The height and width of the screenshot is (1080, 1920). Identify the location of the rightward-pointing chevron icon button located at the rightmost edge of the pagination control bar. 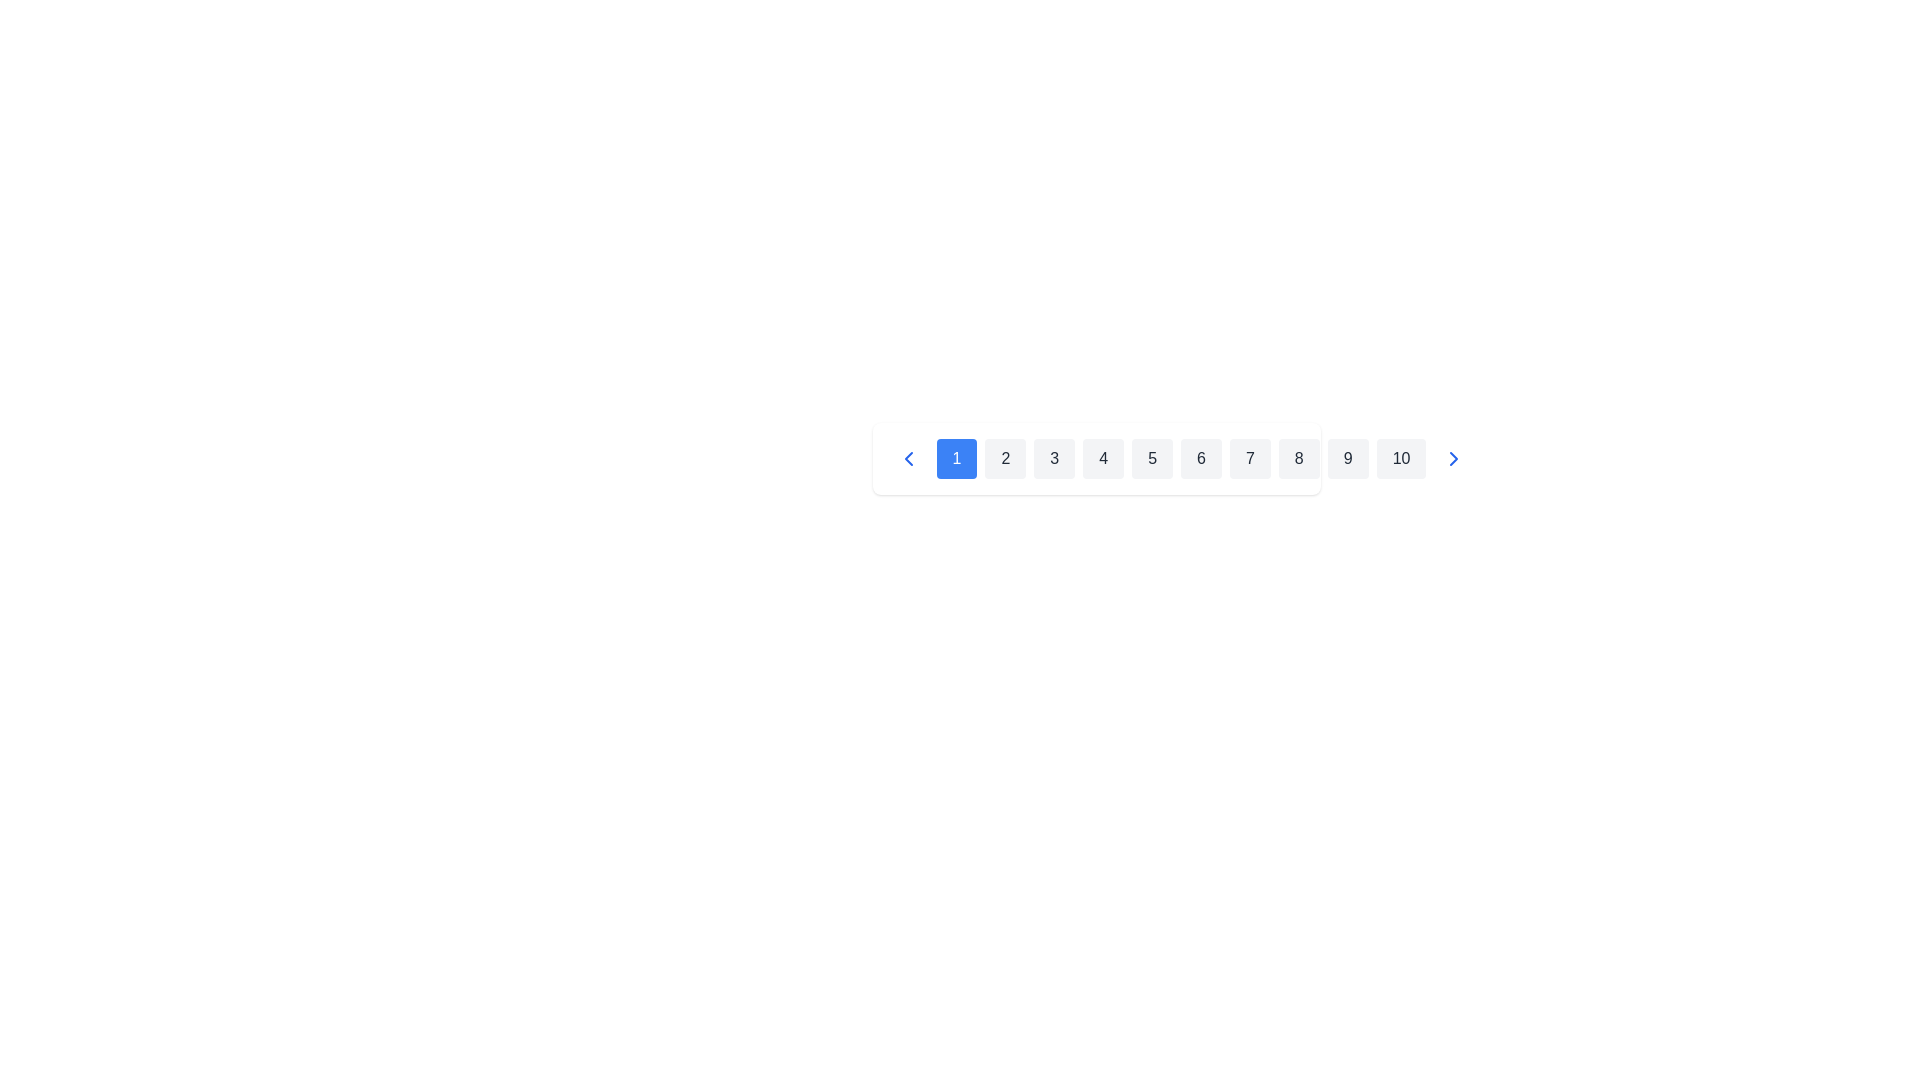
(1454, 459).